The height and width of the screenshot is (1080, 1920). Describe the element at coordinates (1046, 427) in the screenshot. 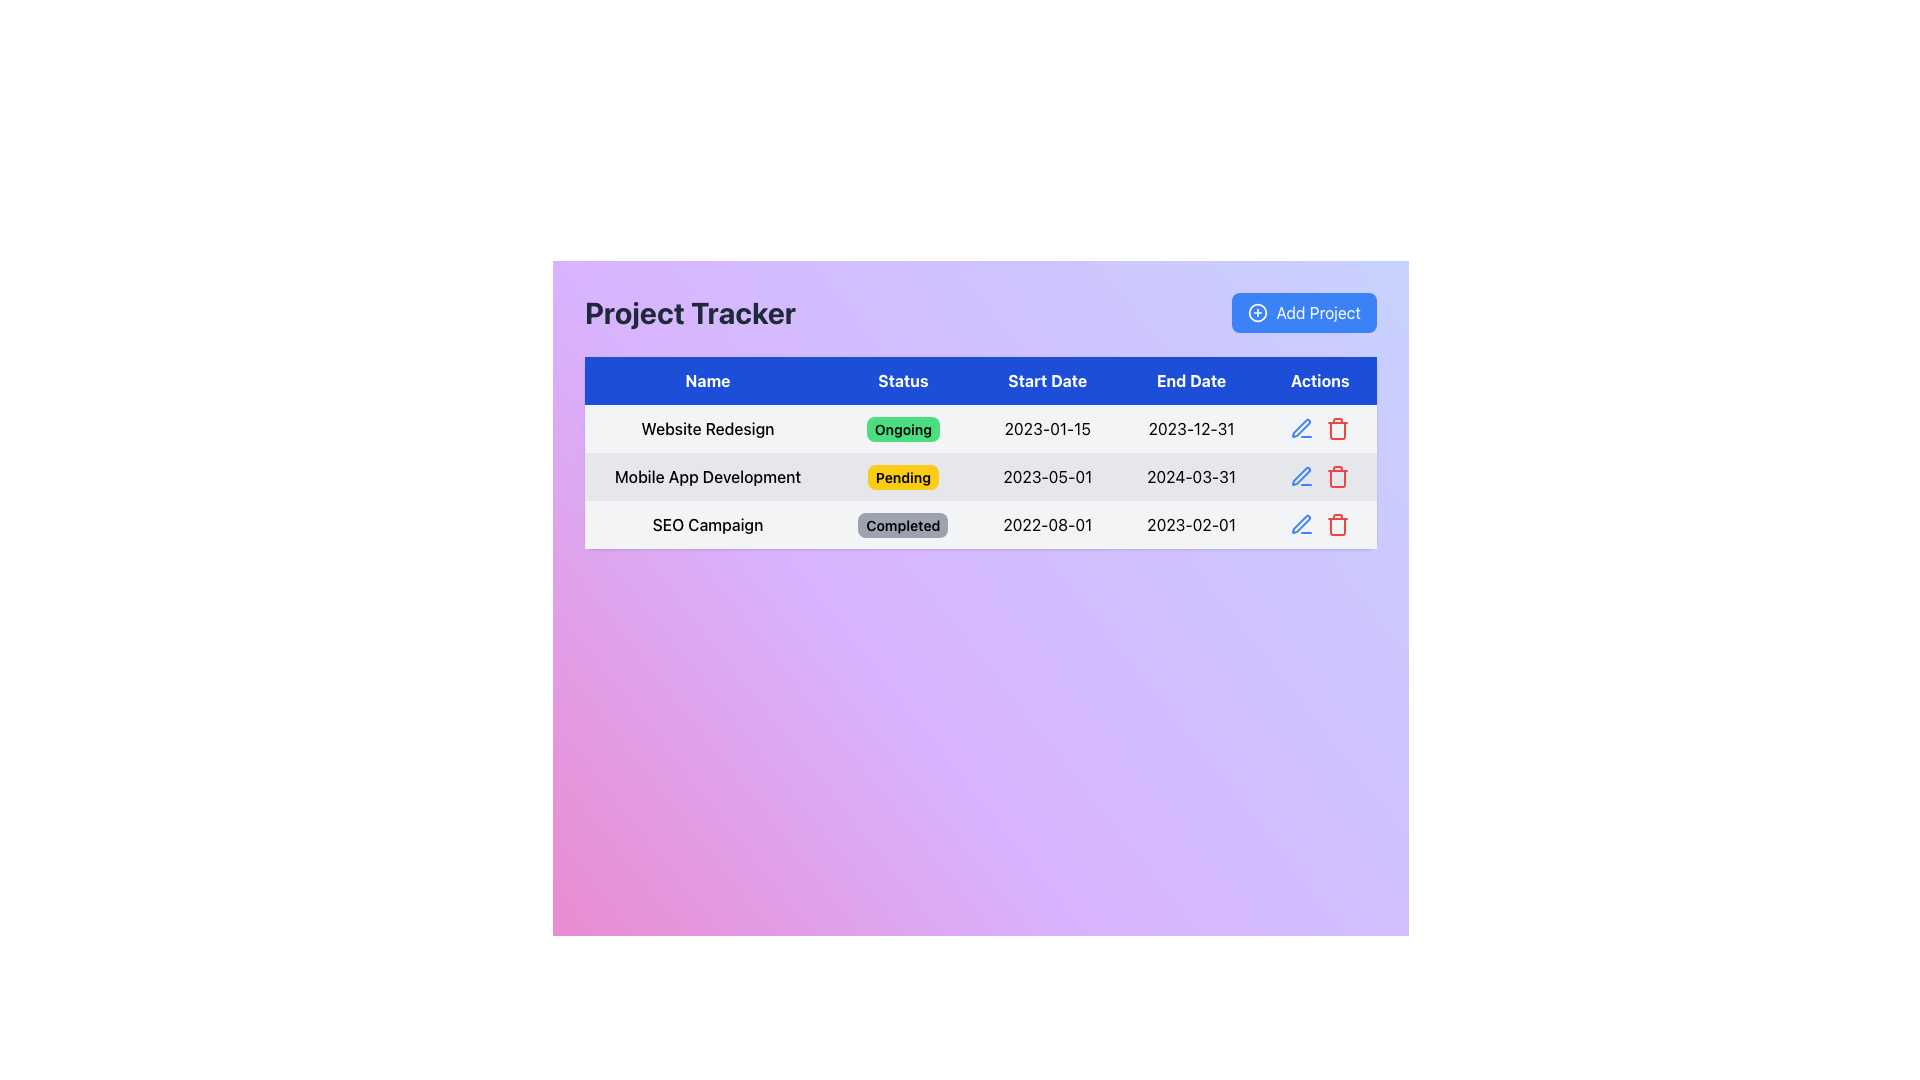

I see `the static text displaying the starting date of the 'Website Redesign' project, located in the third column under the 'Start Date' header of the project details table` at that location.